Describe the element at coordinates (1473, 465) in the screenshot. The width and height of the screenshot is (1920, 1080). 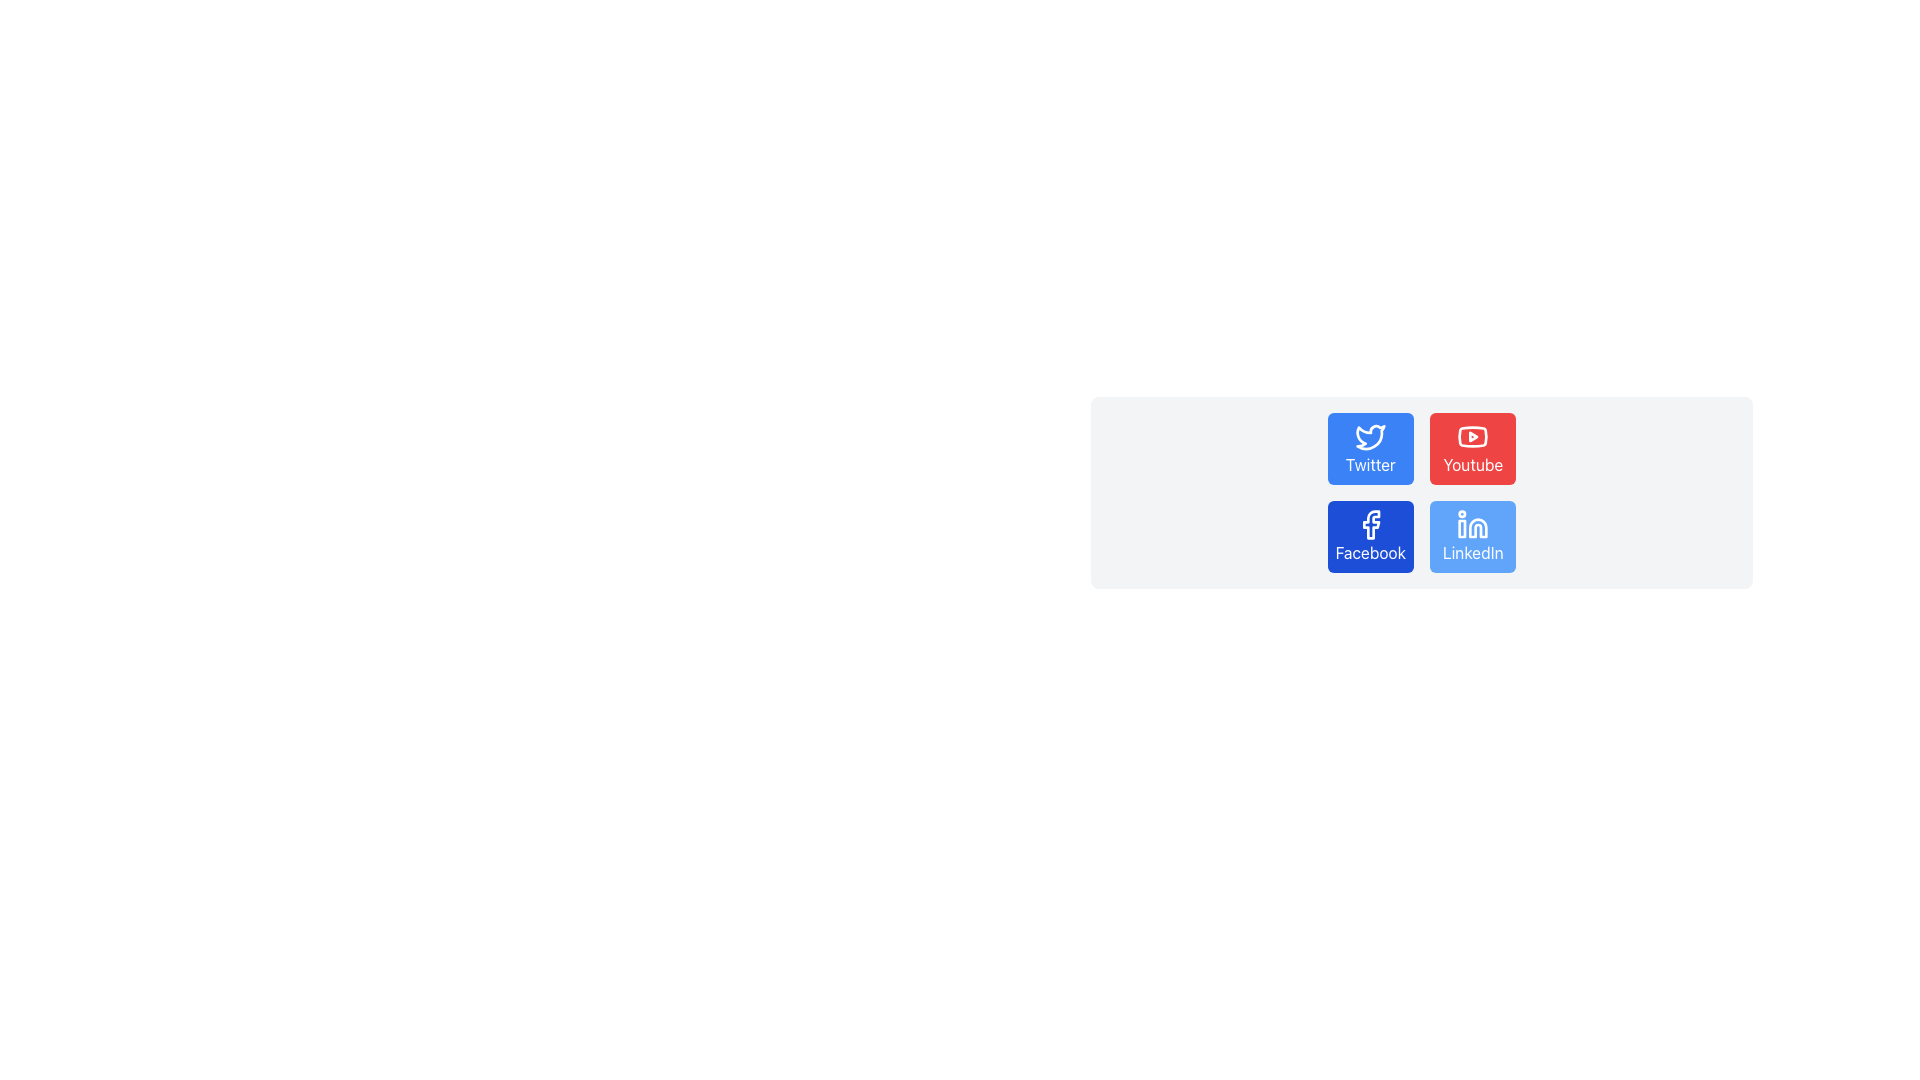
I see `the red button containing the 'YouTube' text label, which is positioned in the top-right group of buttons in a two-by-two grid layout` at that location.